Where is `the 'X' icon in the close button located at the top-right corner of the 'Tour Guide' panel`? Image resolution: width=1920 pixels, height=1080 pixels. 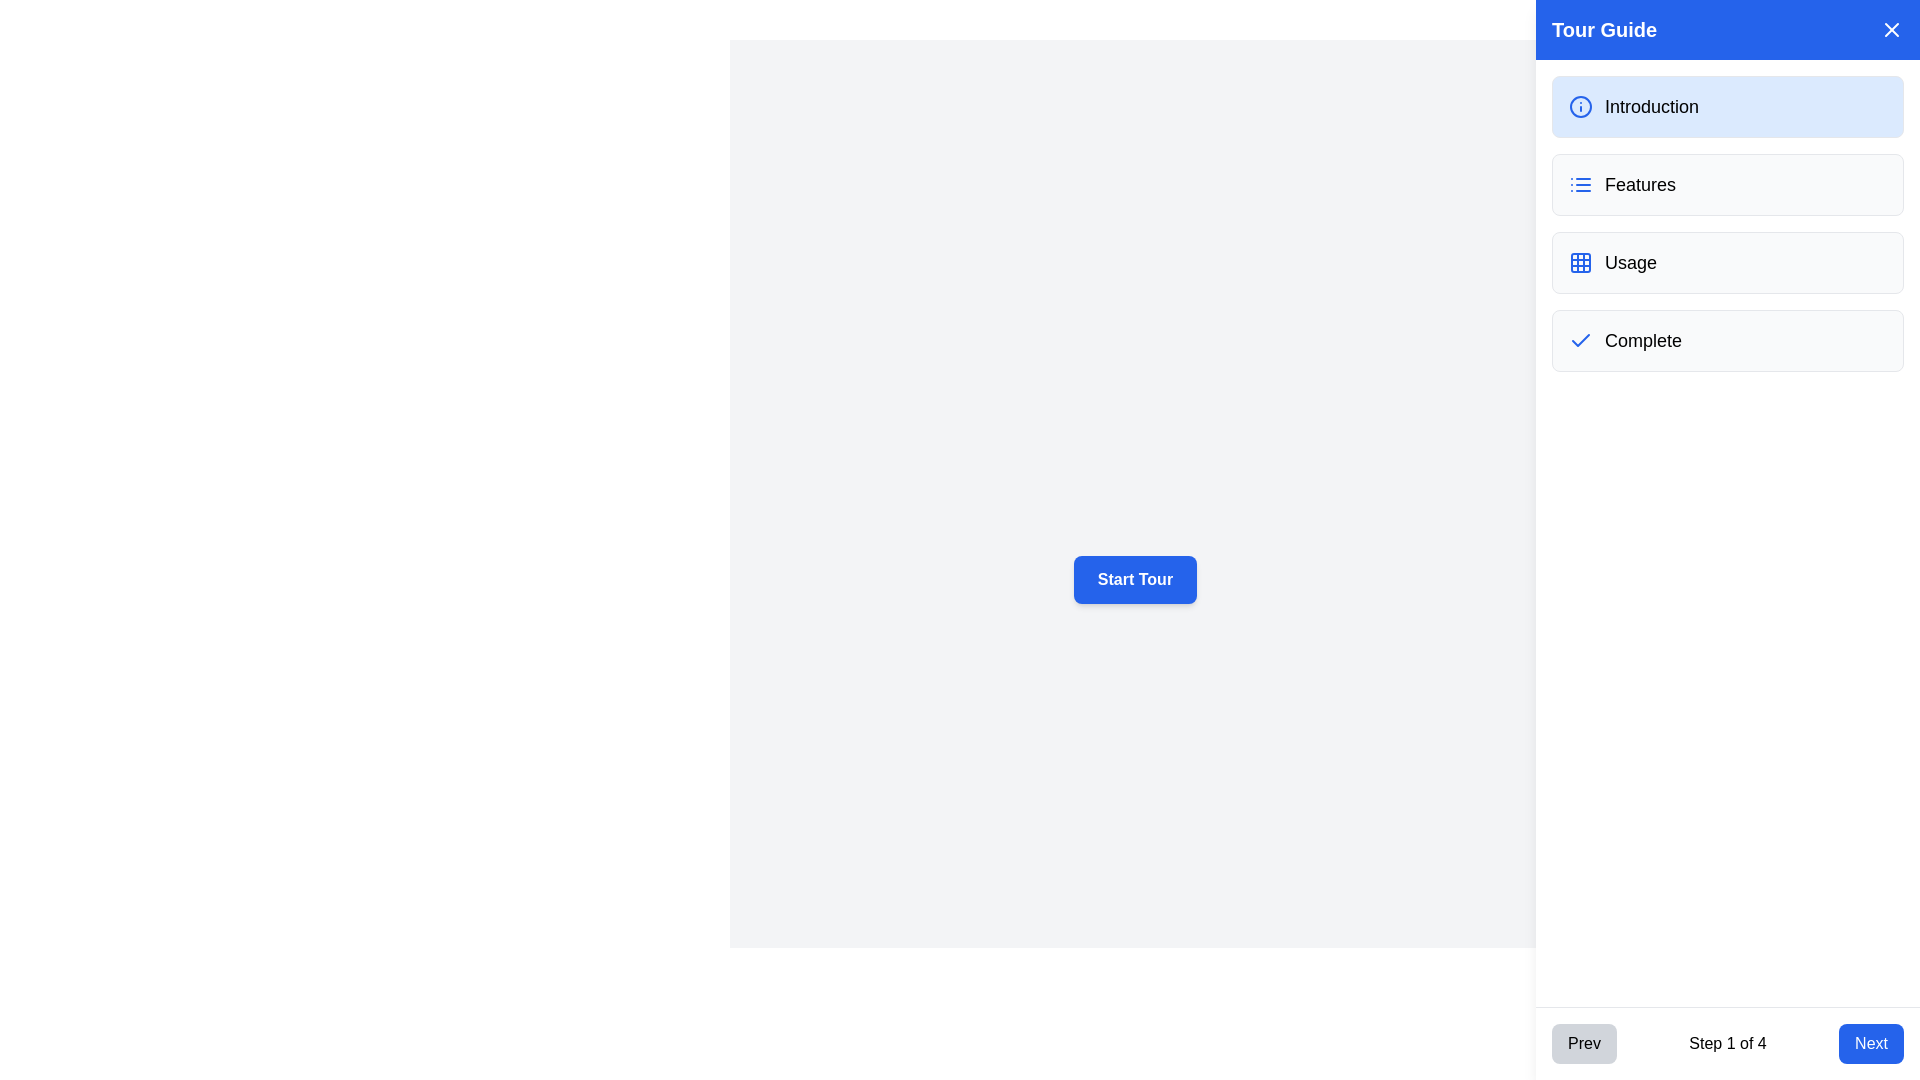 the 'X' icon in the close button located at the top-right corner of the 'Tour Guide' panel is located at coordinates (1890, 30).